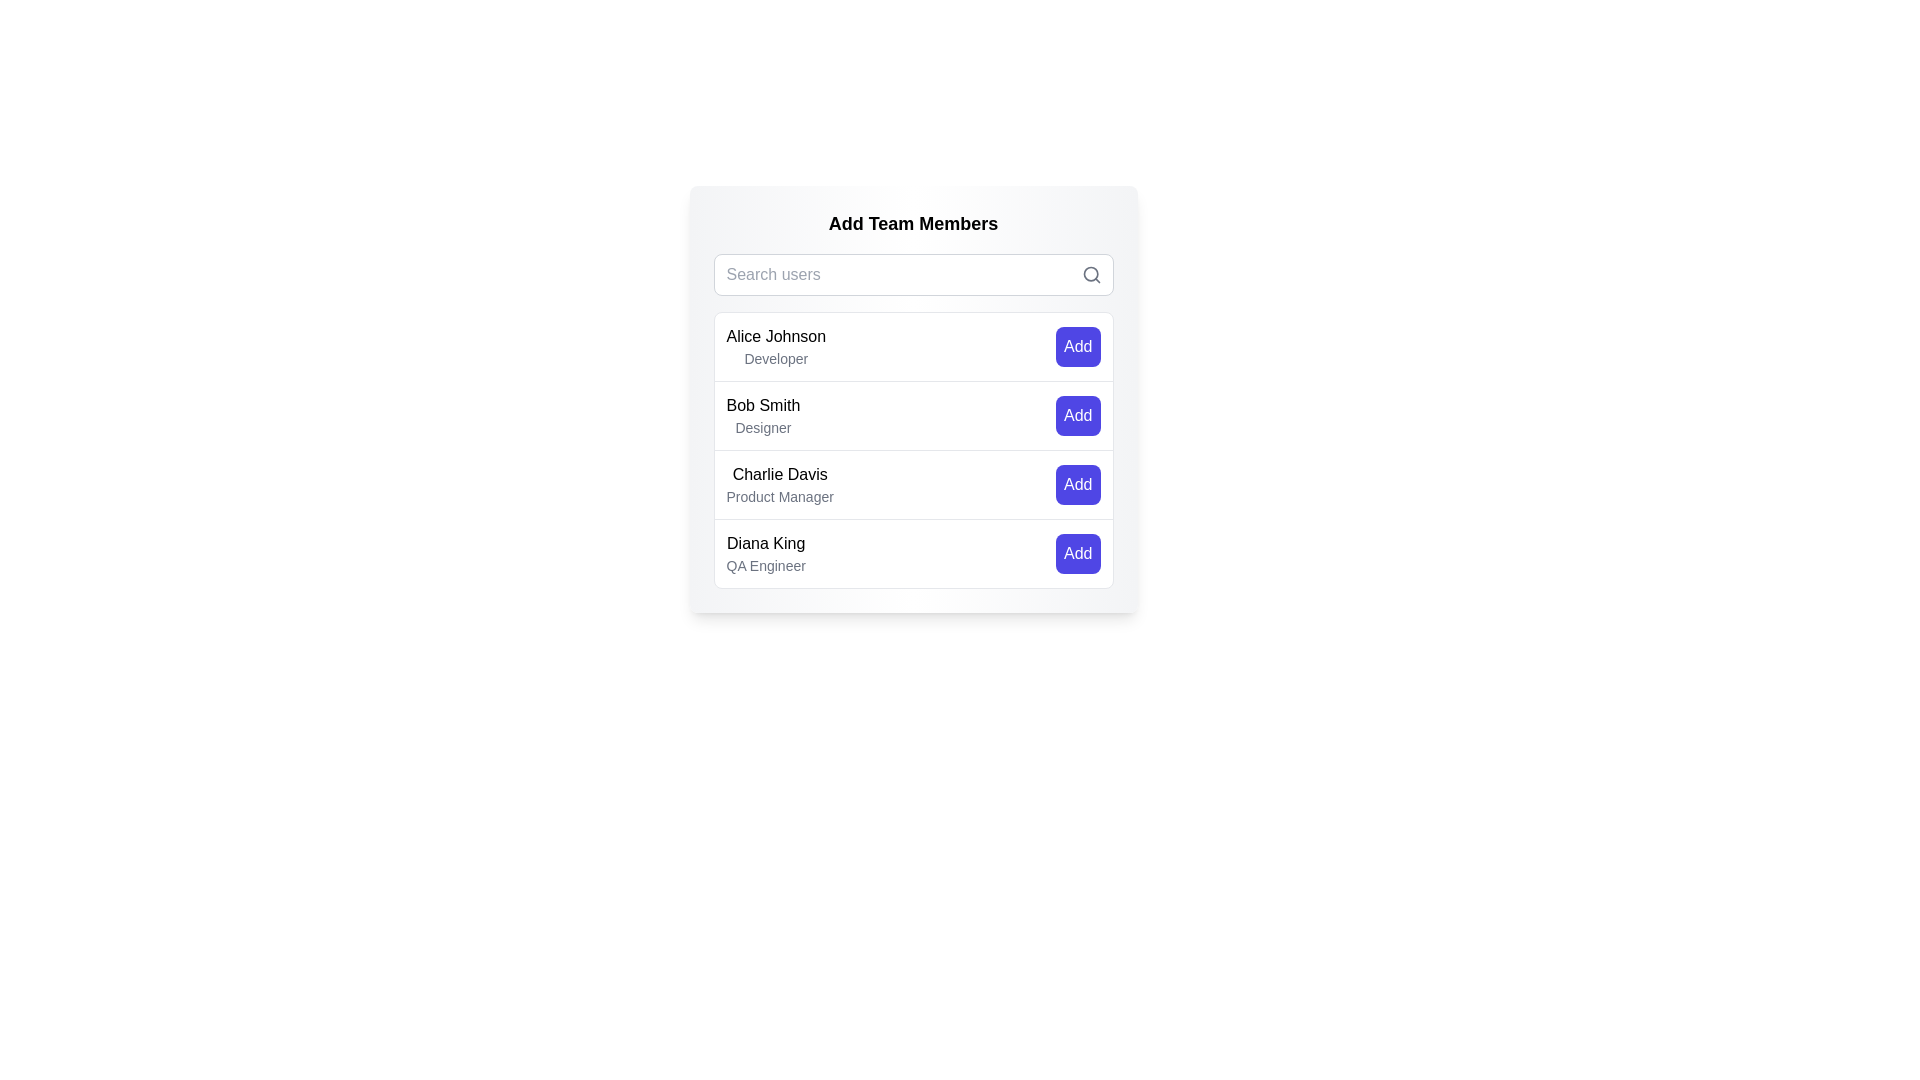  I want to click on the 'Add Team Members' heading text, which is styled in bold, black font and is prominently placed at the top of its card-like component, so click(912, 223).